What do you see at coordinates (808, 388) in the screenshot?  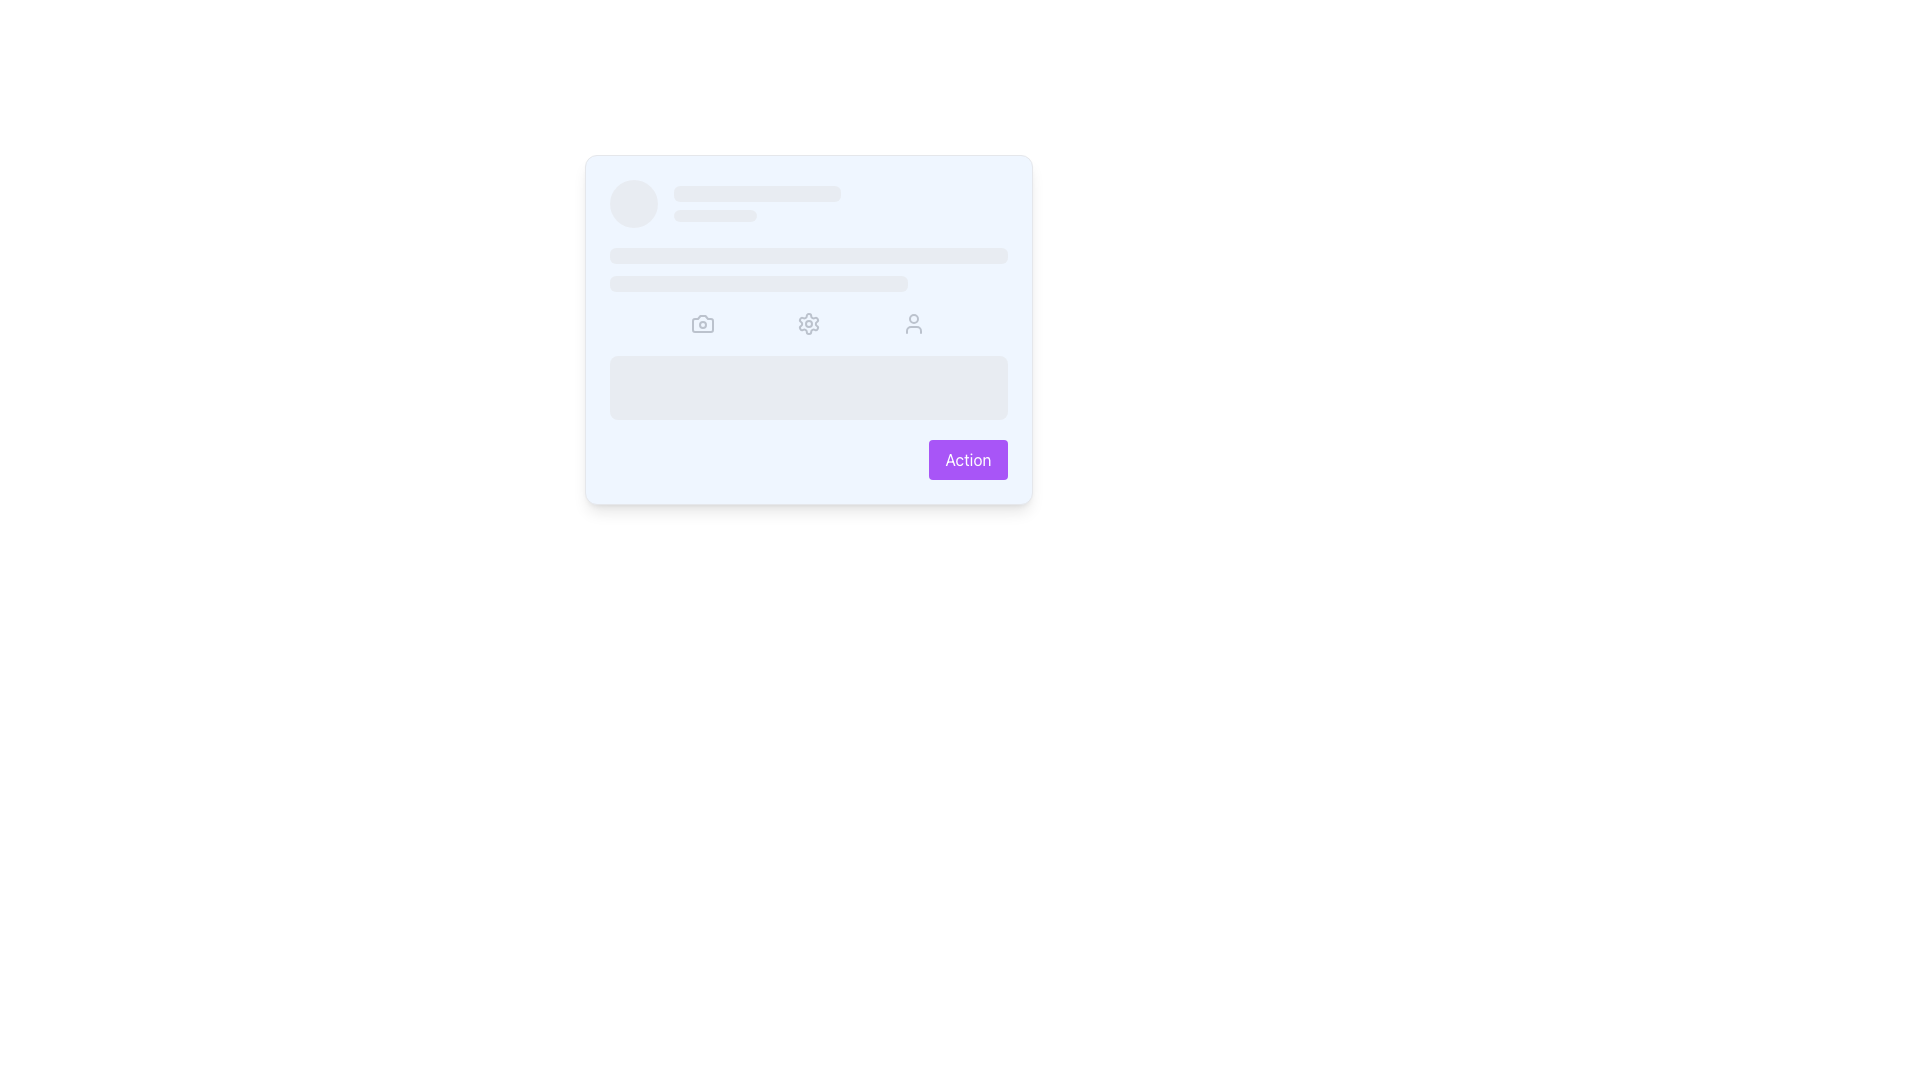 I see `the placeholder element styled as a gray block with rounded corners, which has a pulse animation and is located above the purple 'Action' button` at bounding box center [808, 388].